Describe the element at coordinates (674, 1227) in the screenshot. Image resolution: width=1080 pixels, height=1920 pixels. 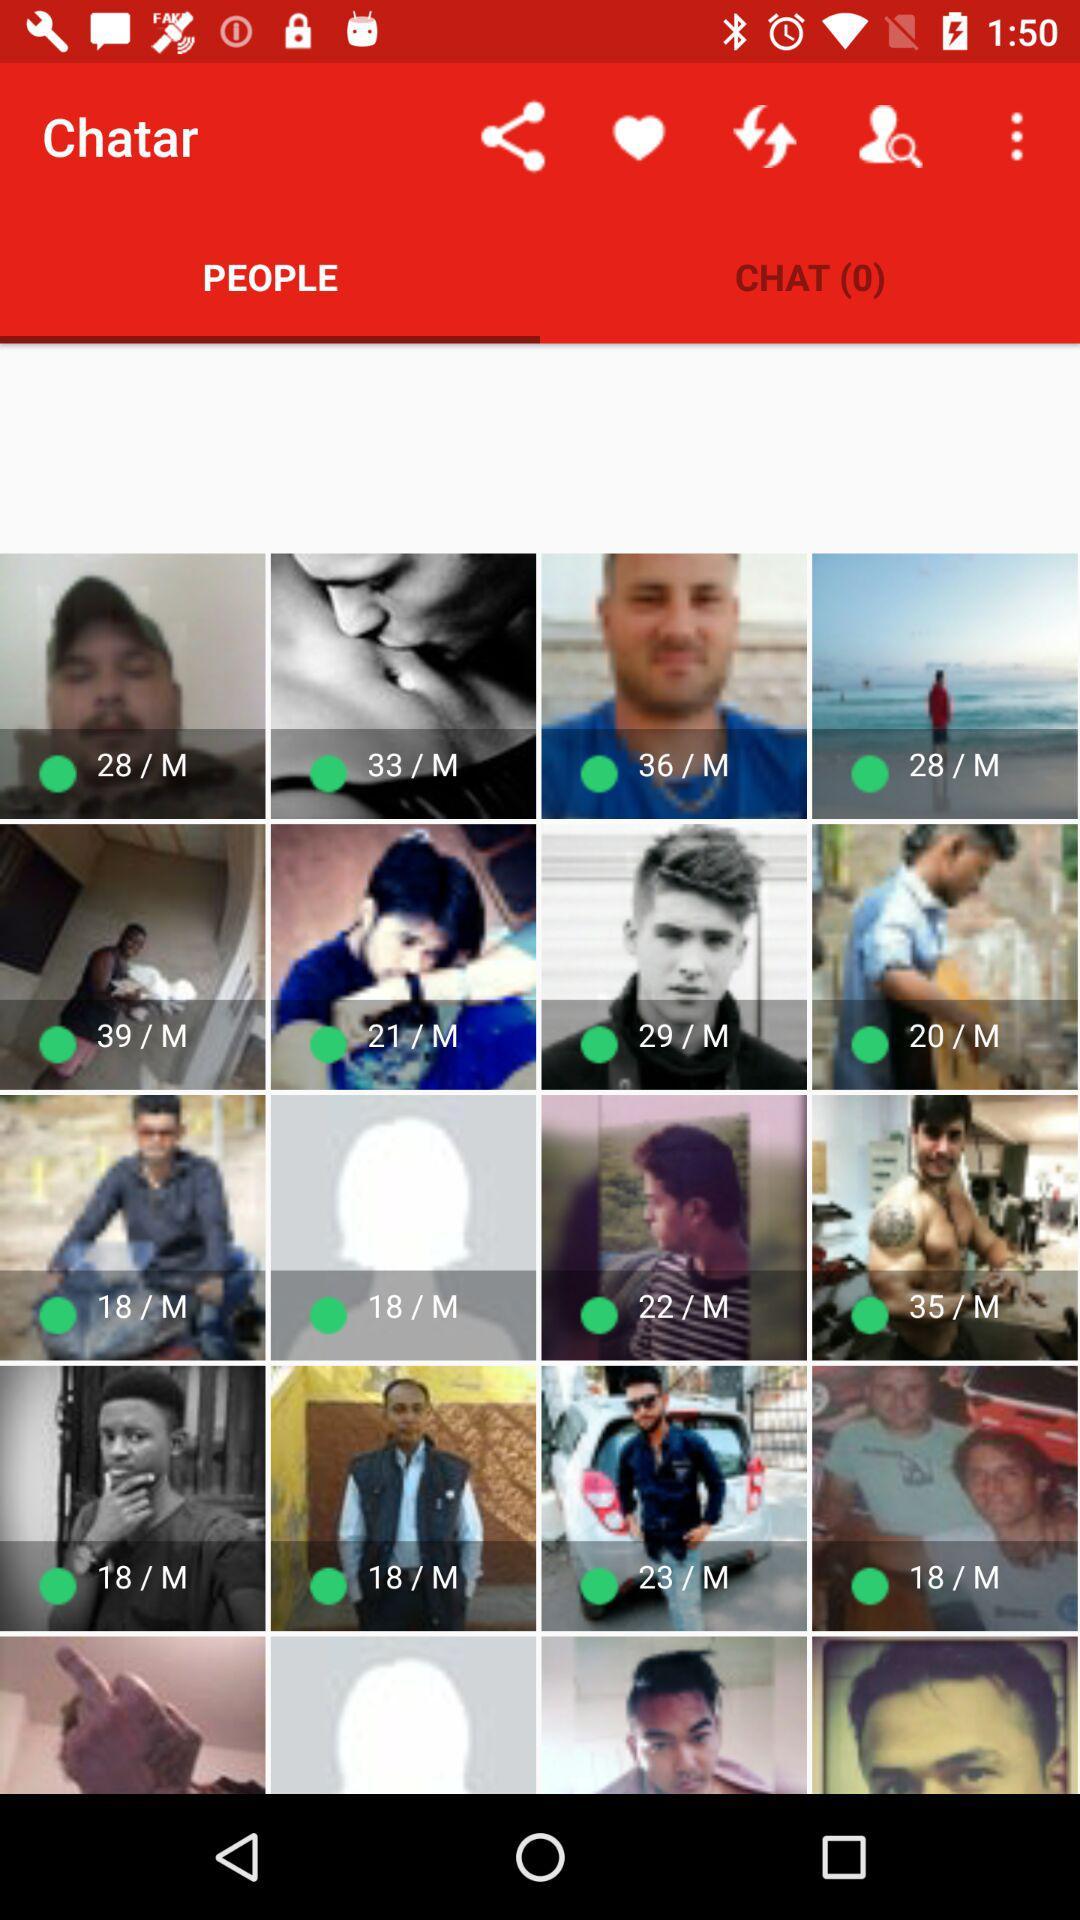
I see `the third image in the third column from left side` at that location.